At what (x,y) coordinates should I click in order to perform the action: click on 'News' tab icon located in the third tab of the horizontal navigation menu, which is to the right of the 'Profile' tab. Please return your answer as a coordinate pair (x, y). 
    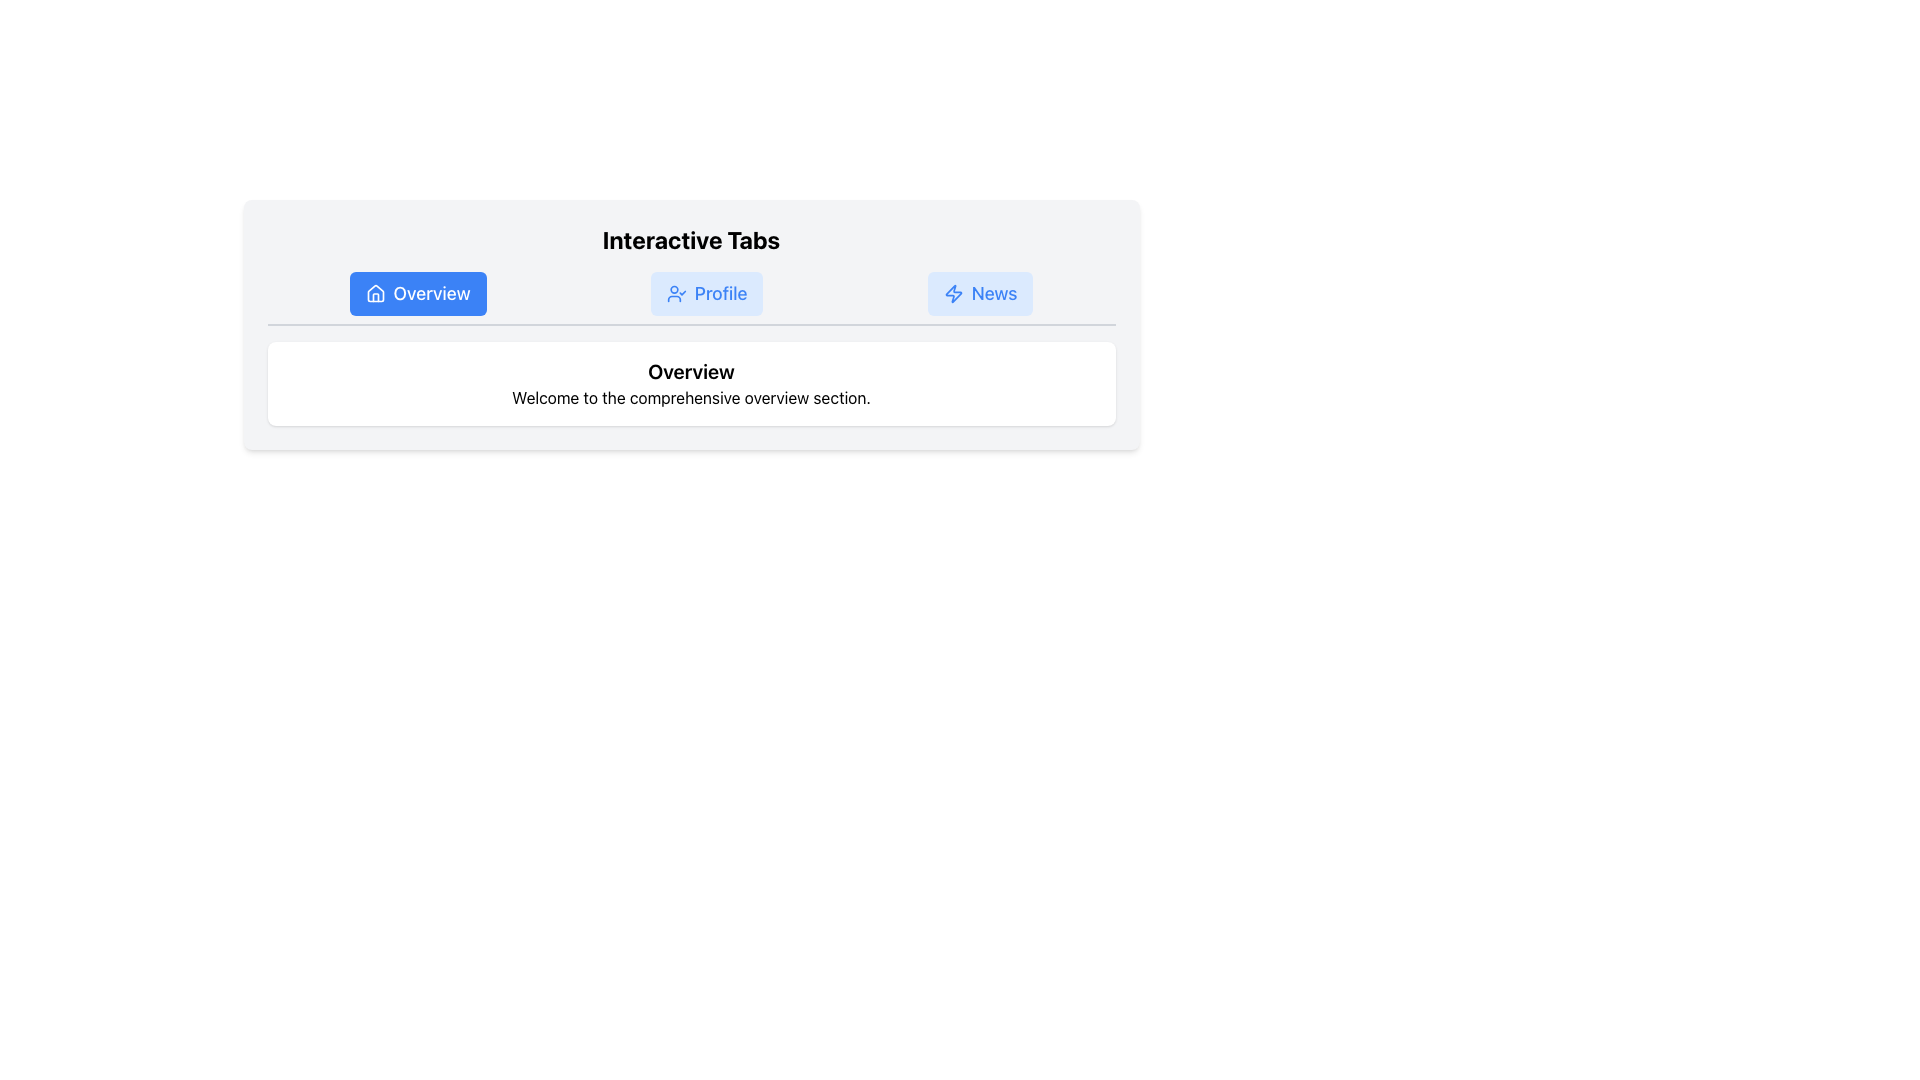
    Looking at the image, I should click on (952, 293).